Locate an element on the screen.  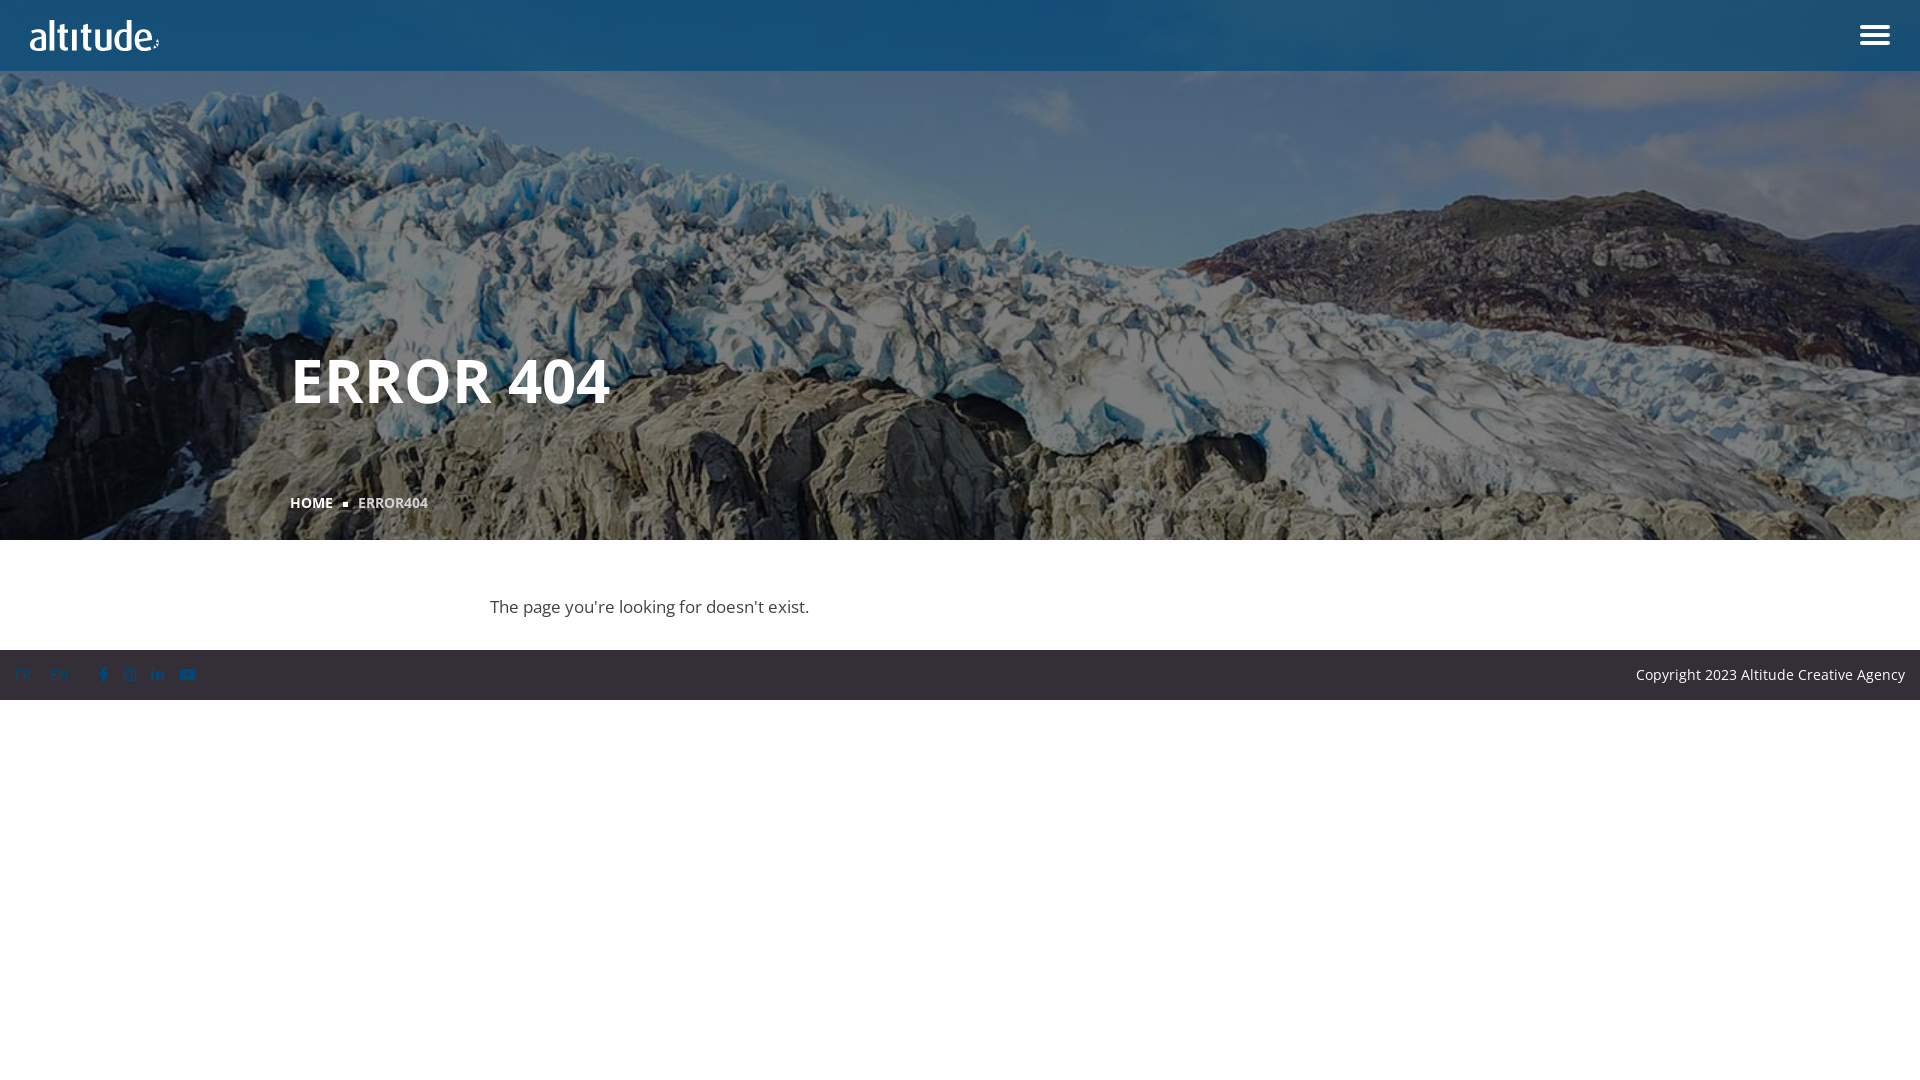
'EN' is located at coordinates (59, 673).